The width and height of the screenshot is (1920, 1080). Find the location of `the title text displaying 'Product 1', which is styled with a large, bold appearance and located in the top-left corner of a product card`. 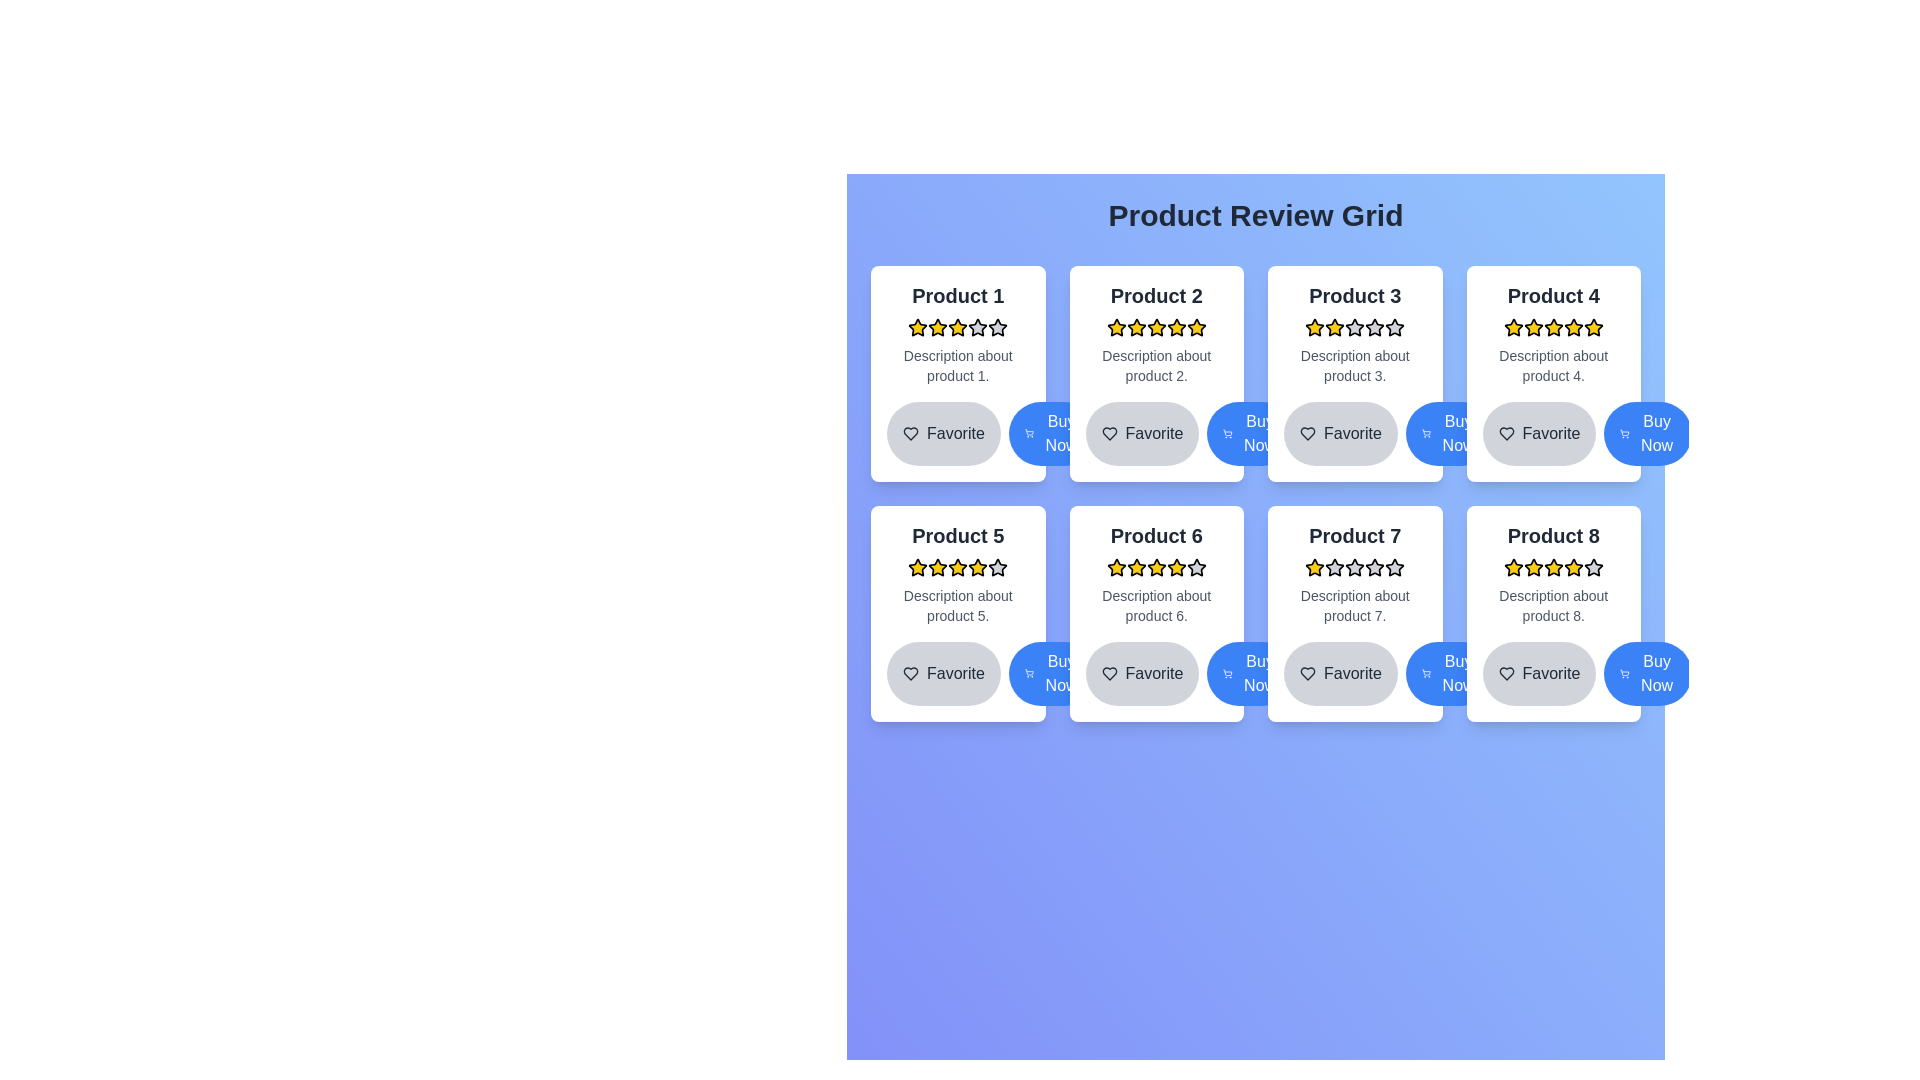

the title text displaying 'Product 1', which is styled with a large, bold appearance and located in the top-left corner of a product card is located at coordinates (957, 296).